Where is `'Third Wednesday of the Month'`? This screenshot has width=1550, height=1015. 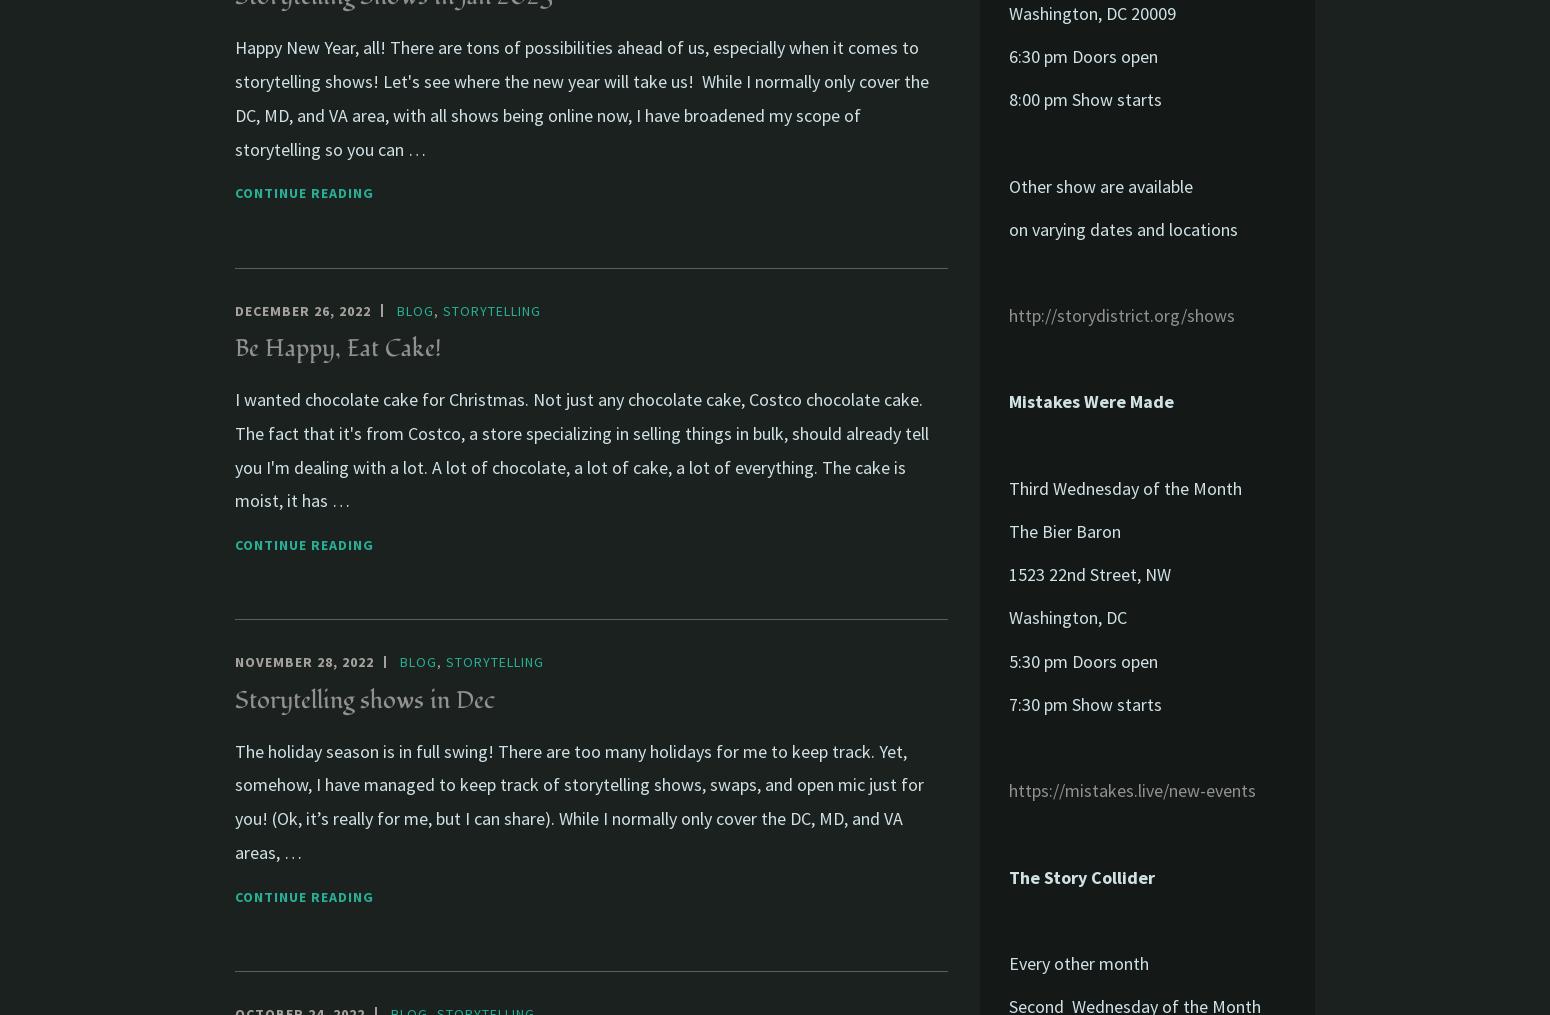
'Third Wednesday of the Month' is located at coordinates (1124, 486).